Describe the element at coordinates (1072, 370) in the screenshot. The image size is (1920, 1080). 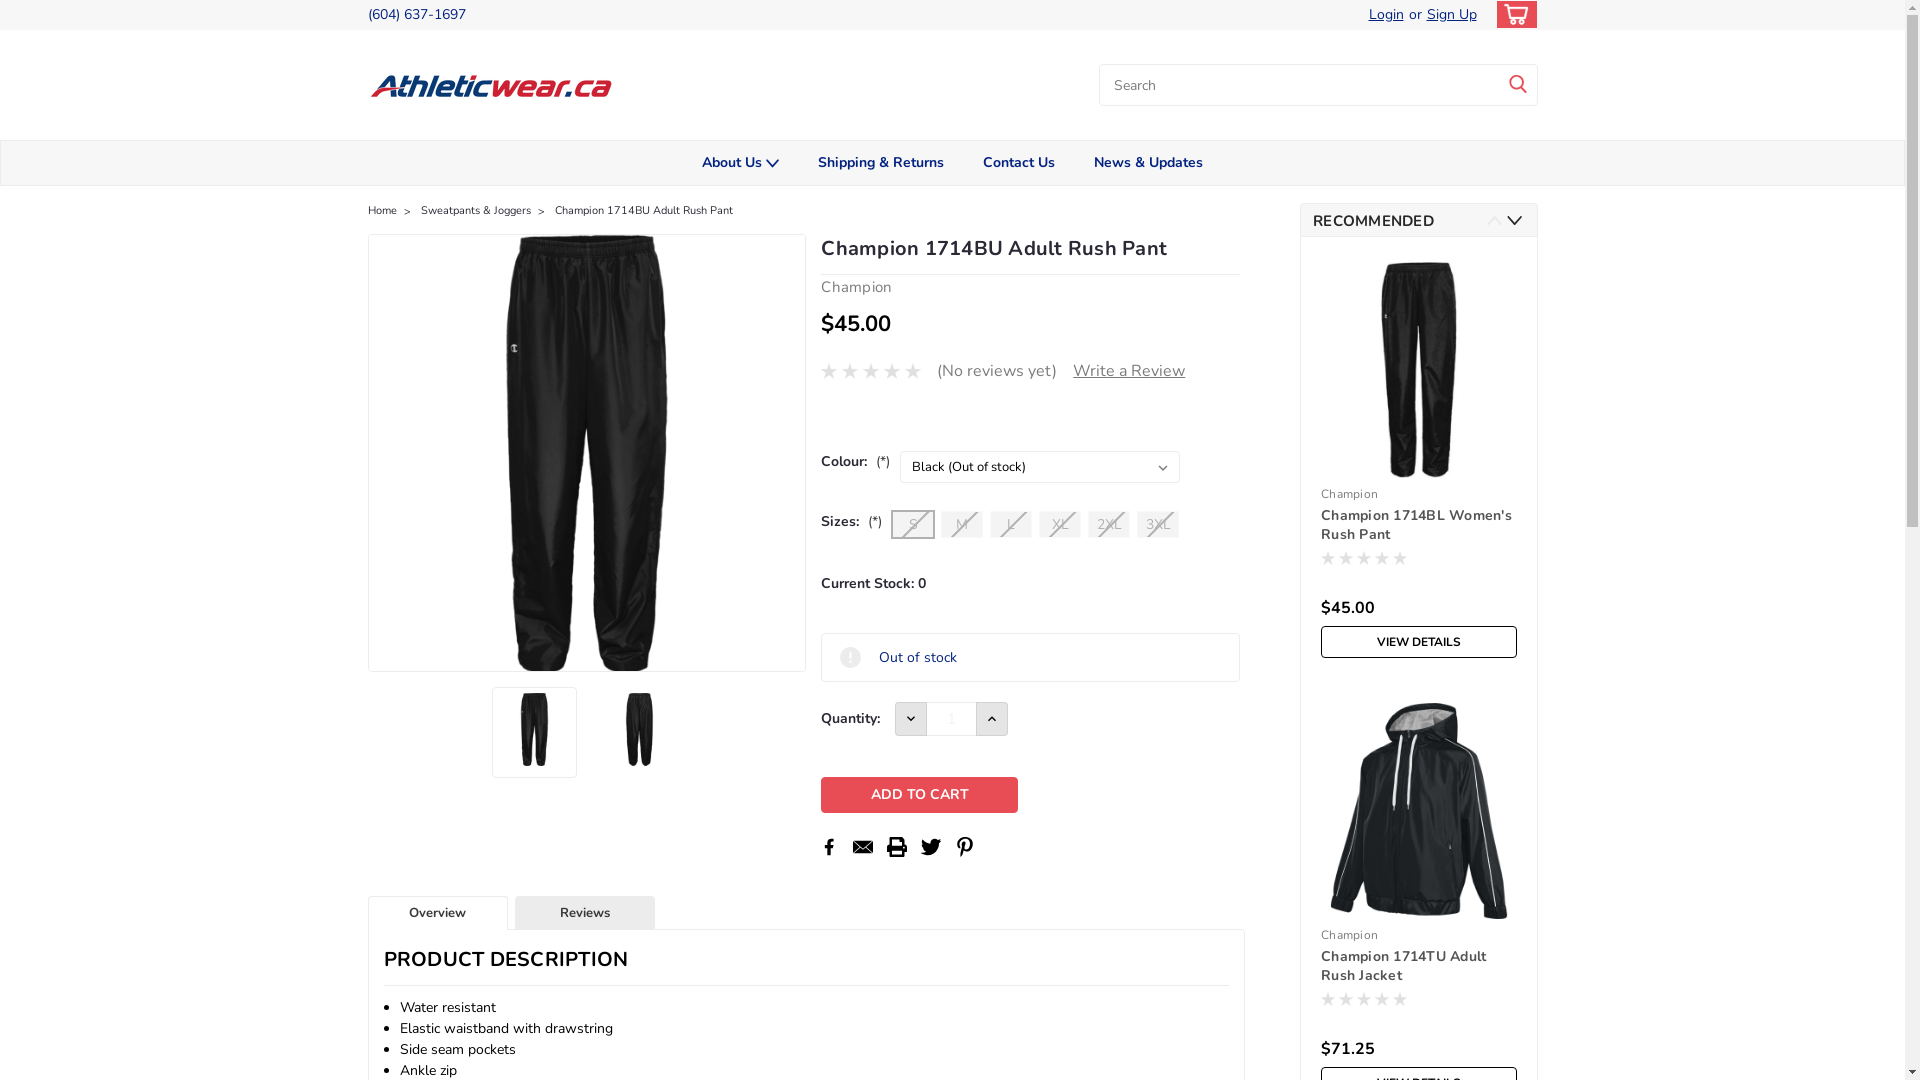
I see `'Write a Review'` at that location.